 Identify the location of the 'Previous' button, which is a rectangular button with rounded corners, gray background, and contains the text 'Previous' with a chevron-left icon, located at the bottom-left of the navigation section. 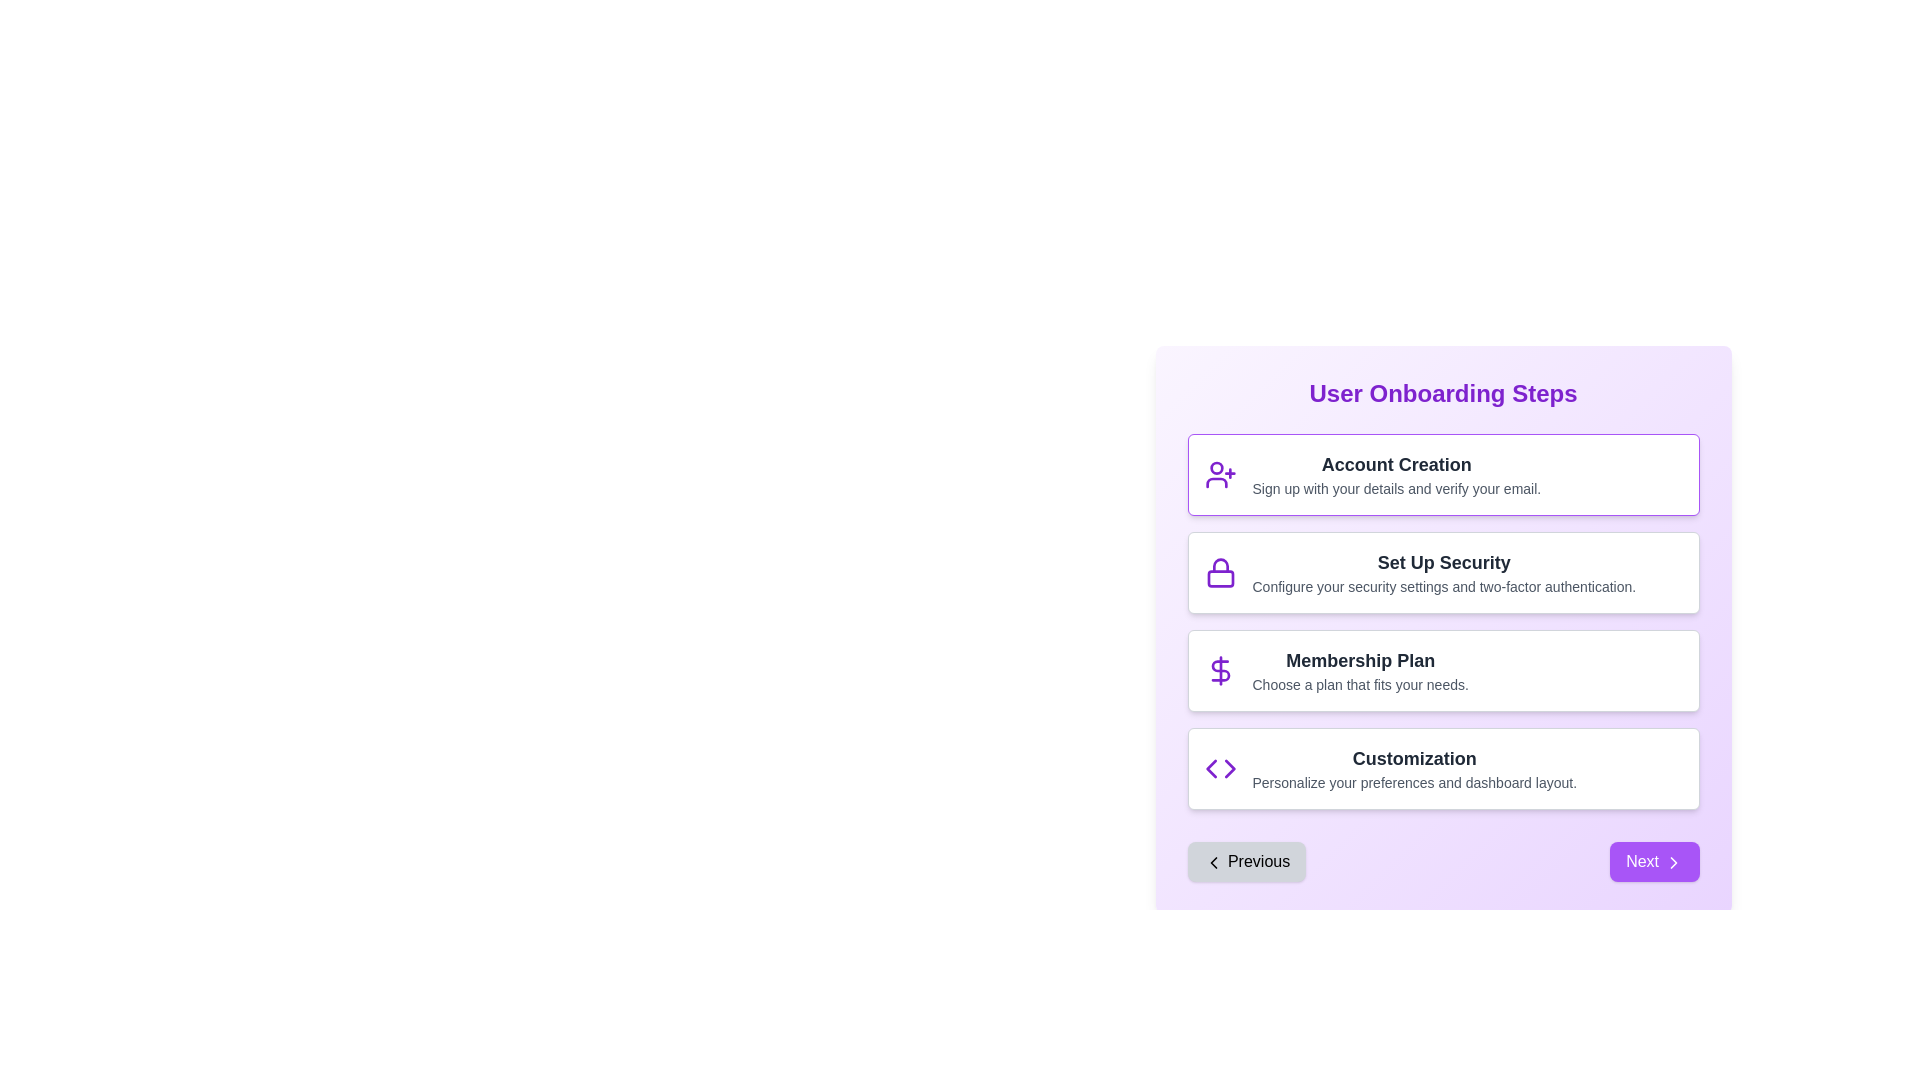
(1245, 860).